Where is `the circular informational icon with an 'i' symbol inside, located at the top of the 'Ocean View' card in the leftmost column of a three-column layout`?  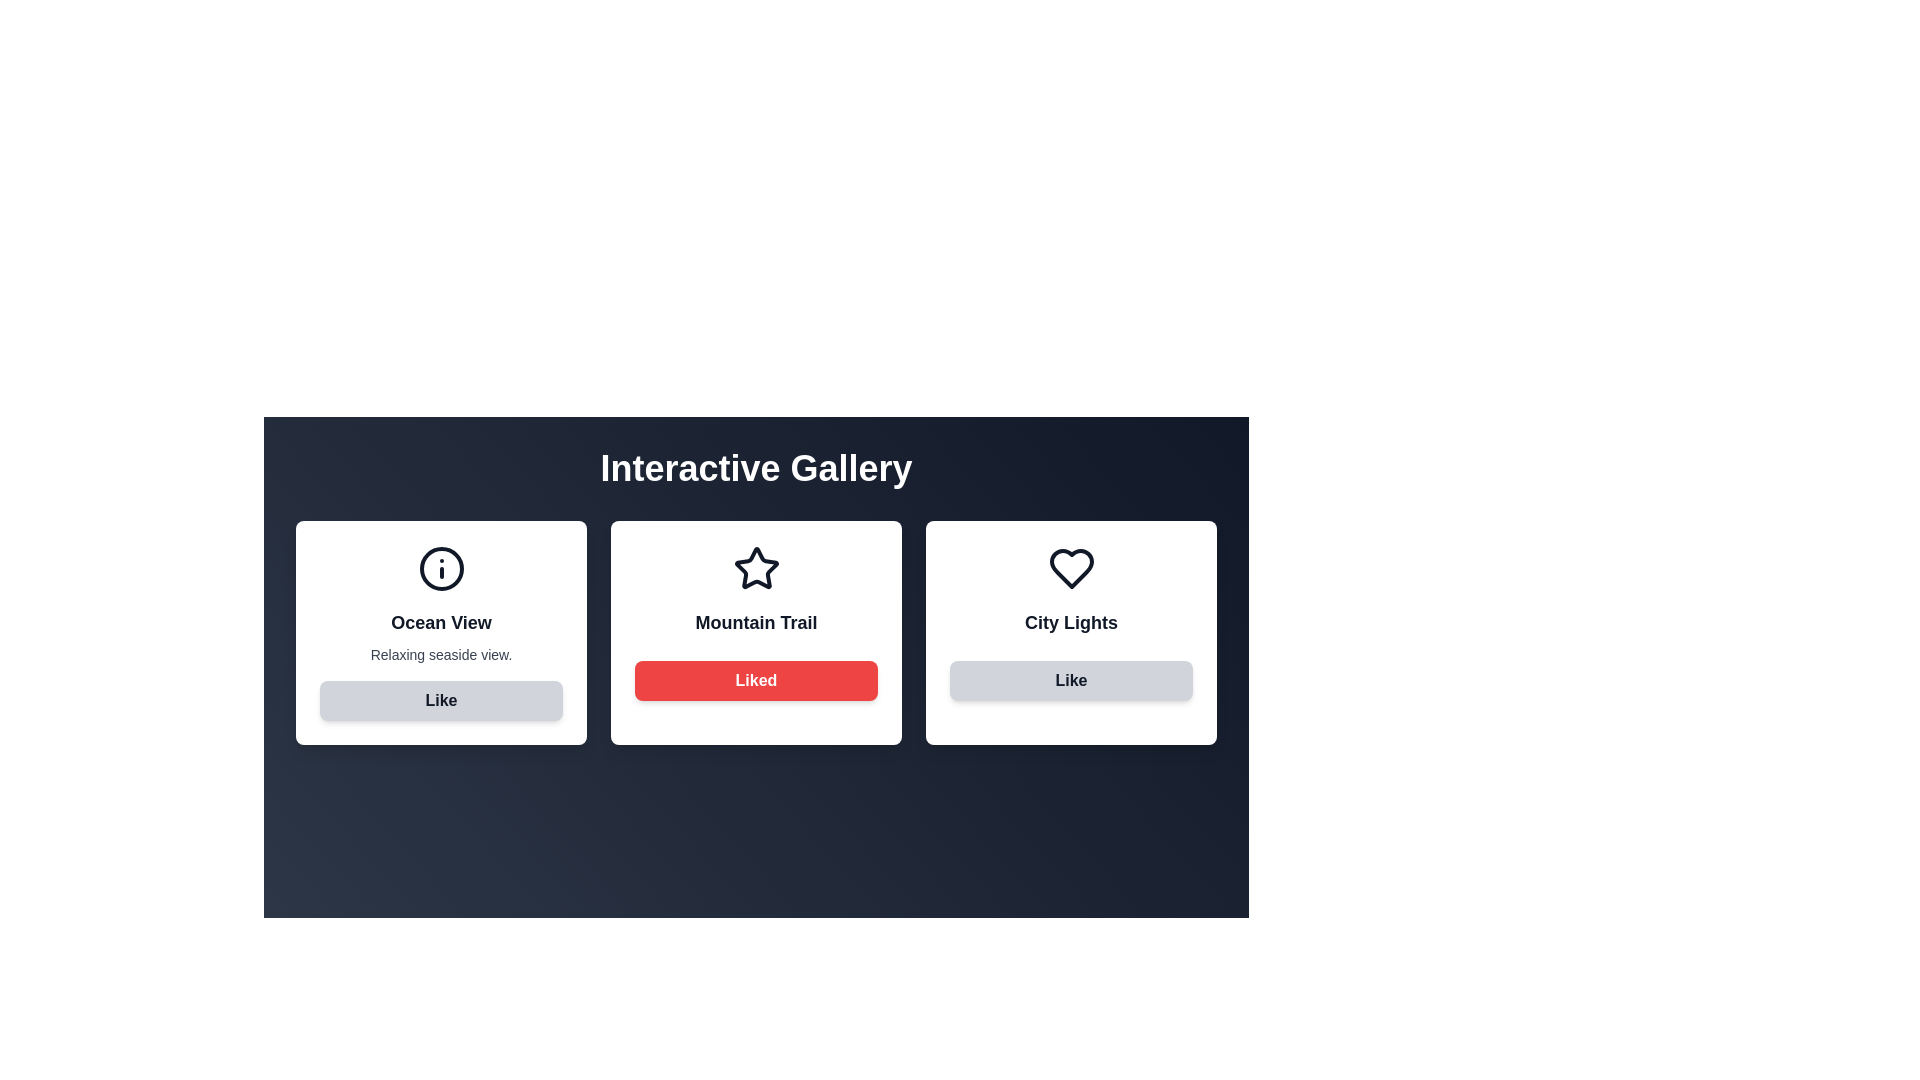
the circular informational icon with an 'i' symbol inside, located at the top of the 'Ocean View' card in the leftmost column of a three-column layout is located at coordinates (440, 569).